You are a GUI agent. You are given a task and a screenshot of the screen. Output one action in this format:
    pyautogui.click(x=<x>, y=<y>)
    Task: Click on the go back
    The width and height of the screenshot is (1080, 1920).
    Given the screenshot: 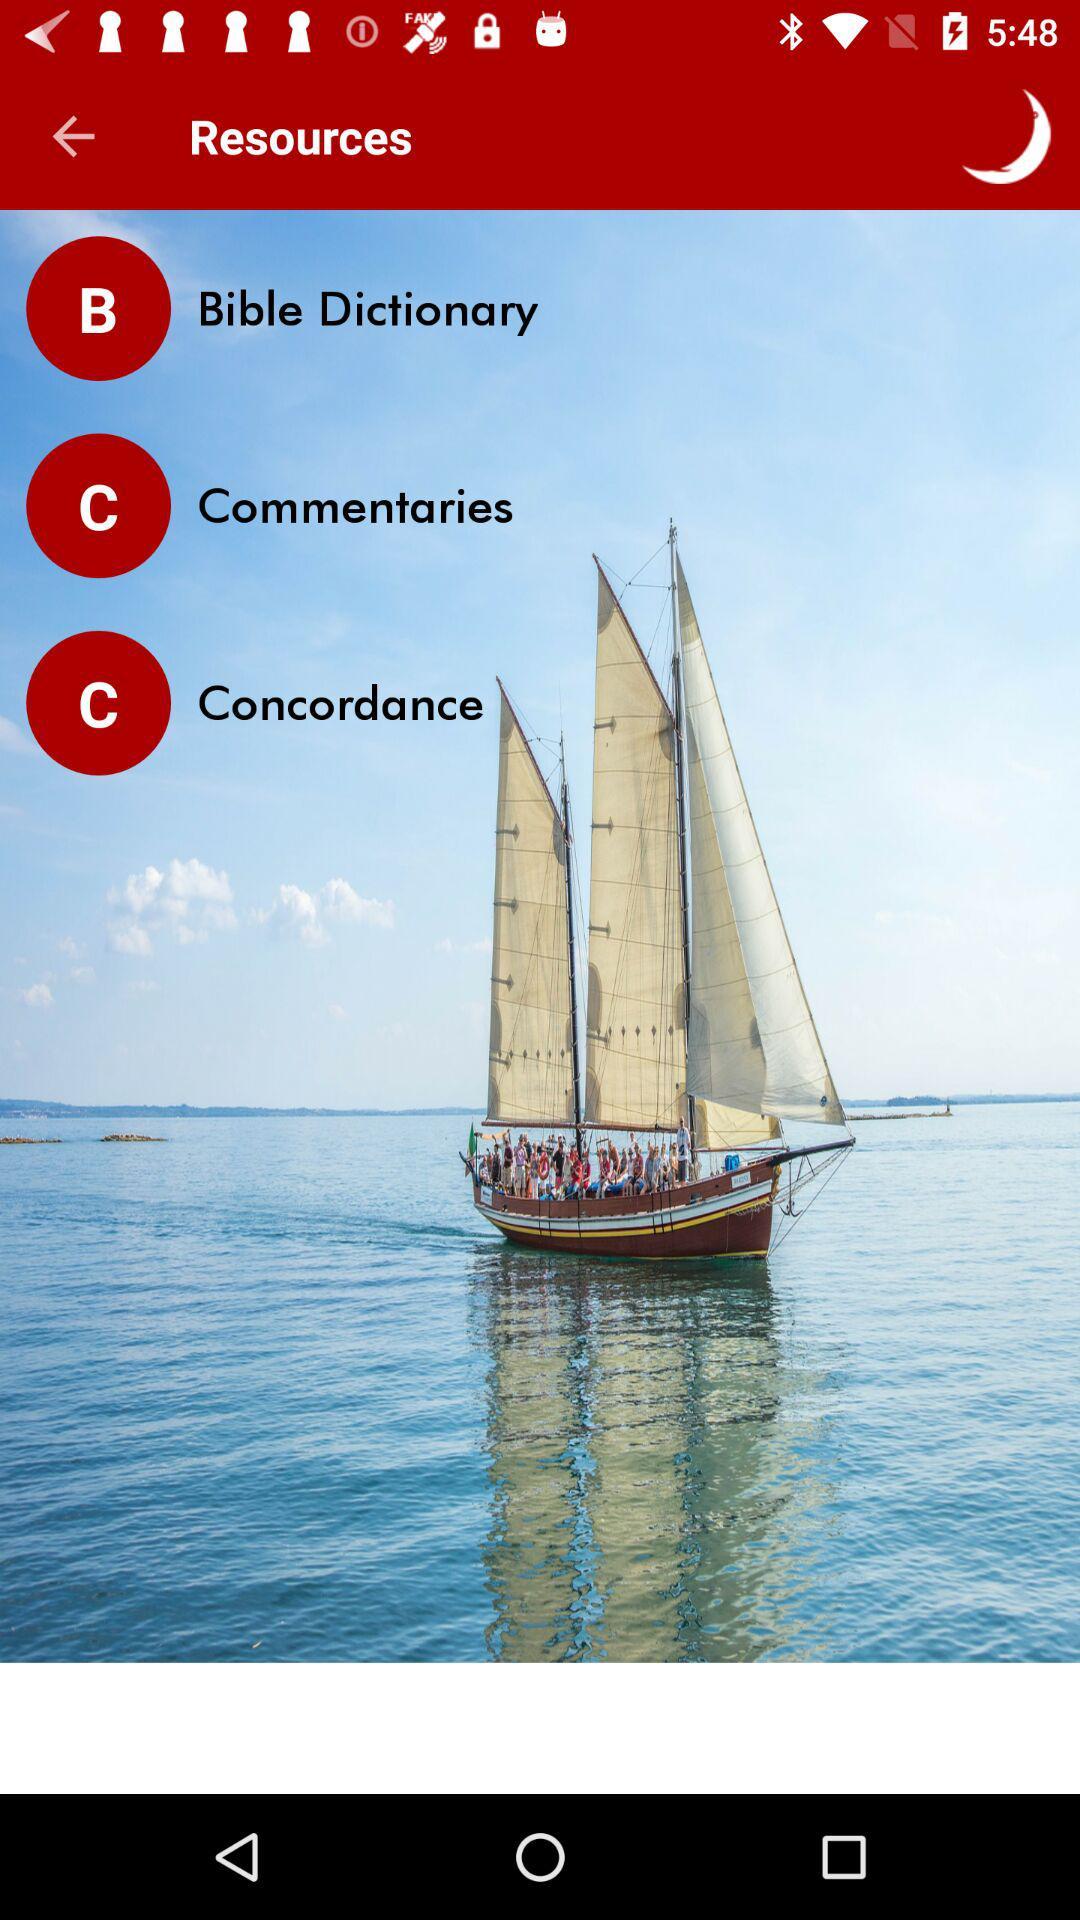 What is the action you would take?
    pyautogui.click(x=72, y=135)
    